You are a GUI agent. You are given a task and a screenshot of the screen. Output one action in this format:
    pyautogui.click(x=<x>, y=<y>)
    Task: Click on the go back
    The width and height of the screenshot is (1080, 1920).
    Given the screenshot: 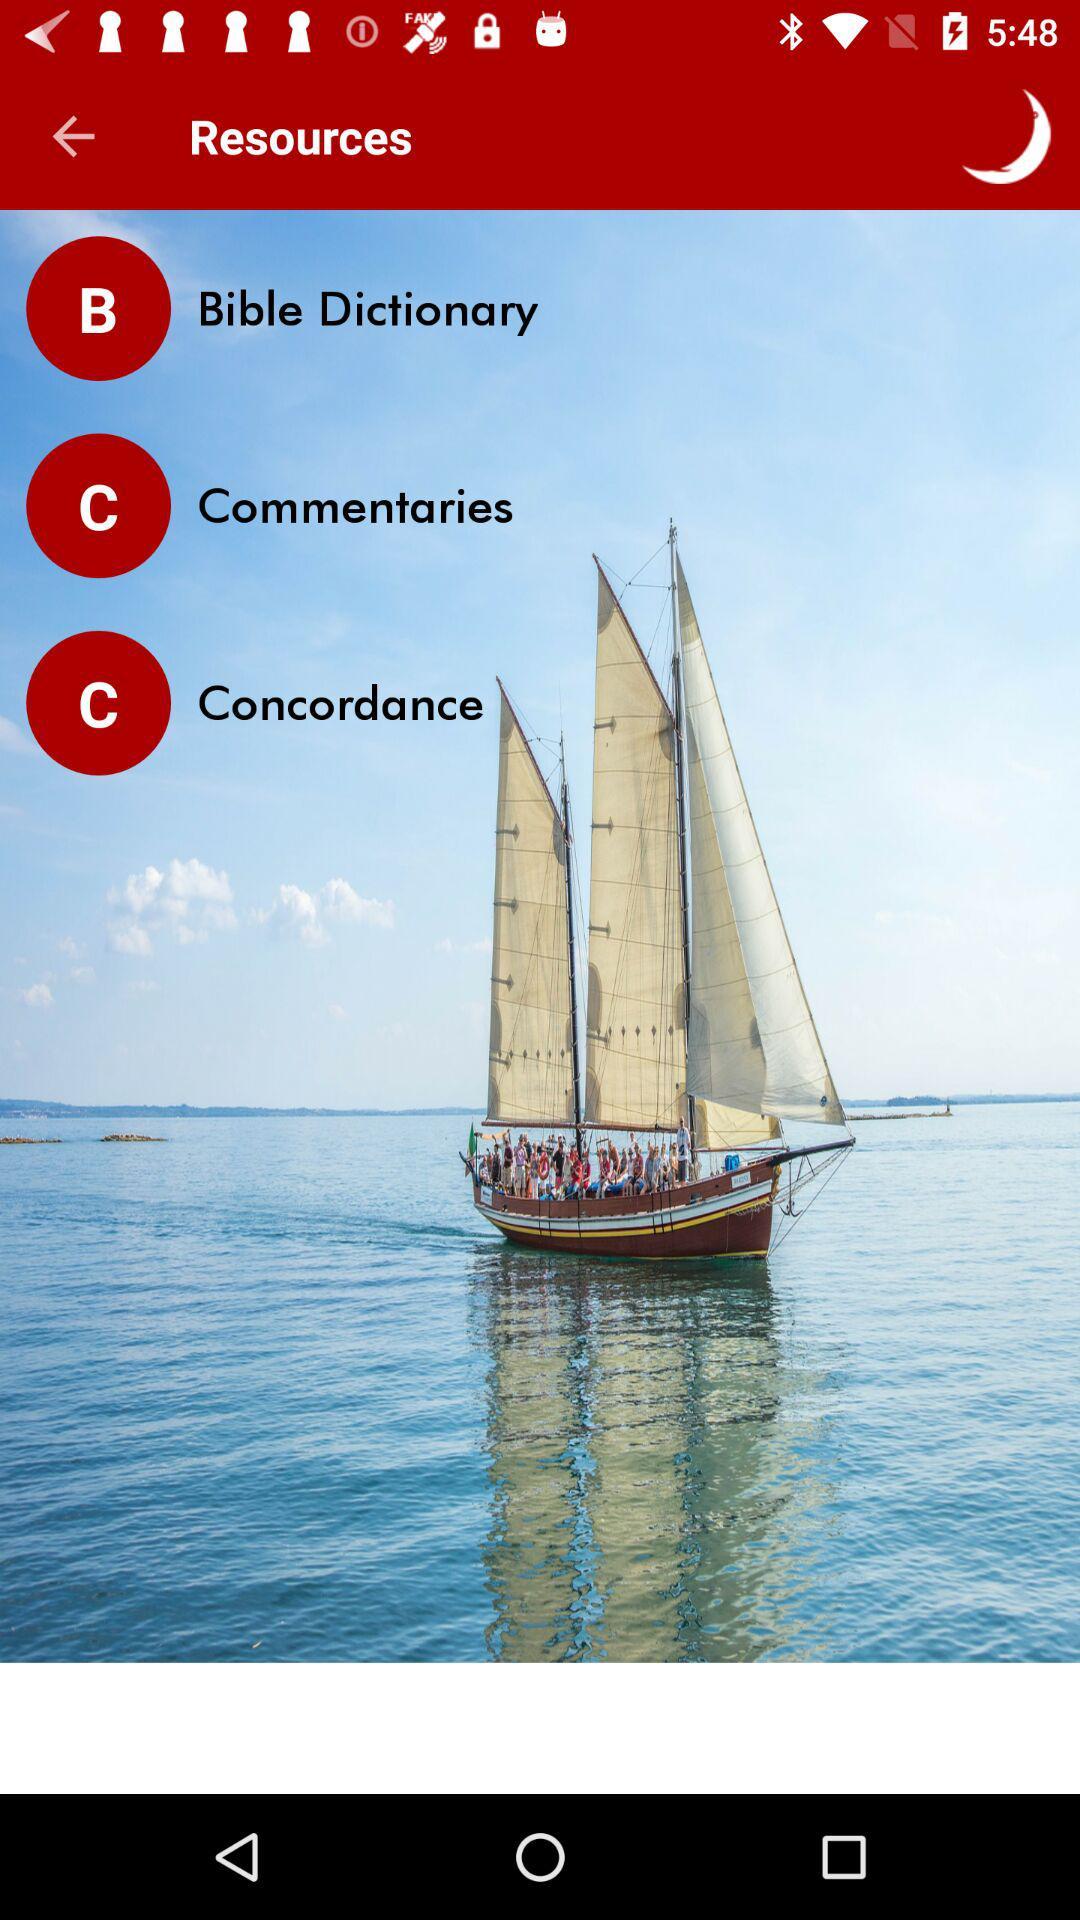 What is the action you would take?
    pyautogui.click(x=72, y=135)
    